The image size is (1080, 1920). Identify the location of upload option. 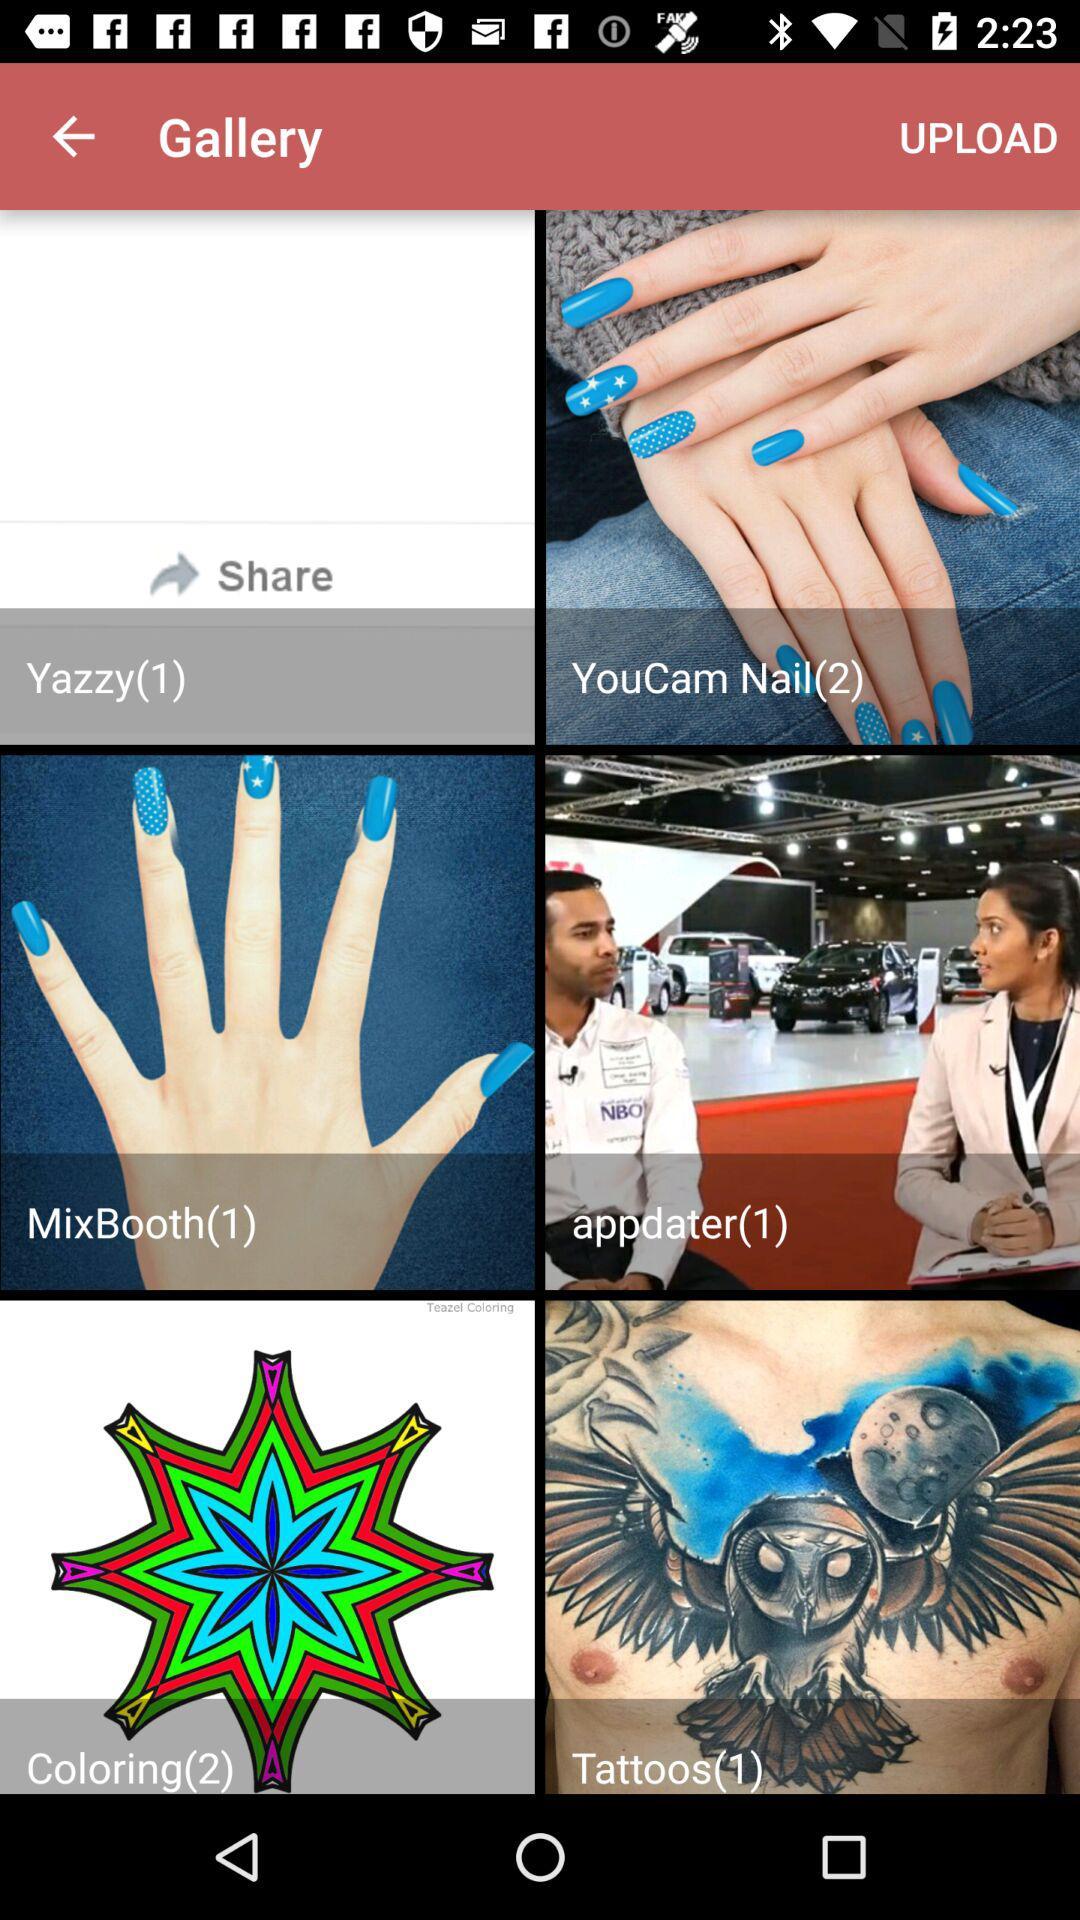
(812, 476).